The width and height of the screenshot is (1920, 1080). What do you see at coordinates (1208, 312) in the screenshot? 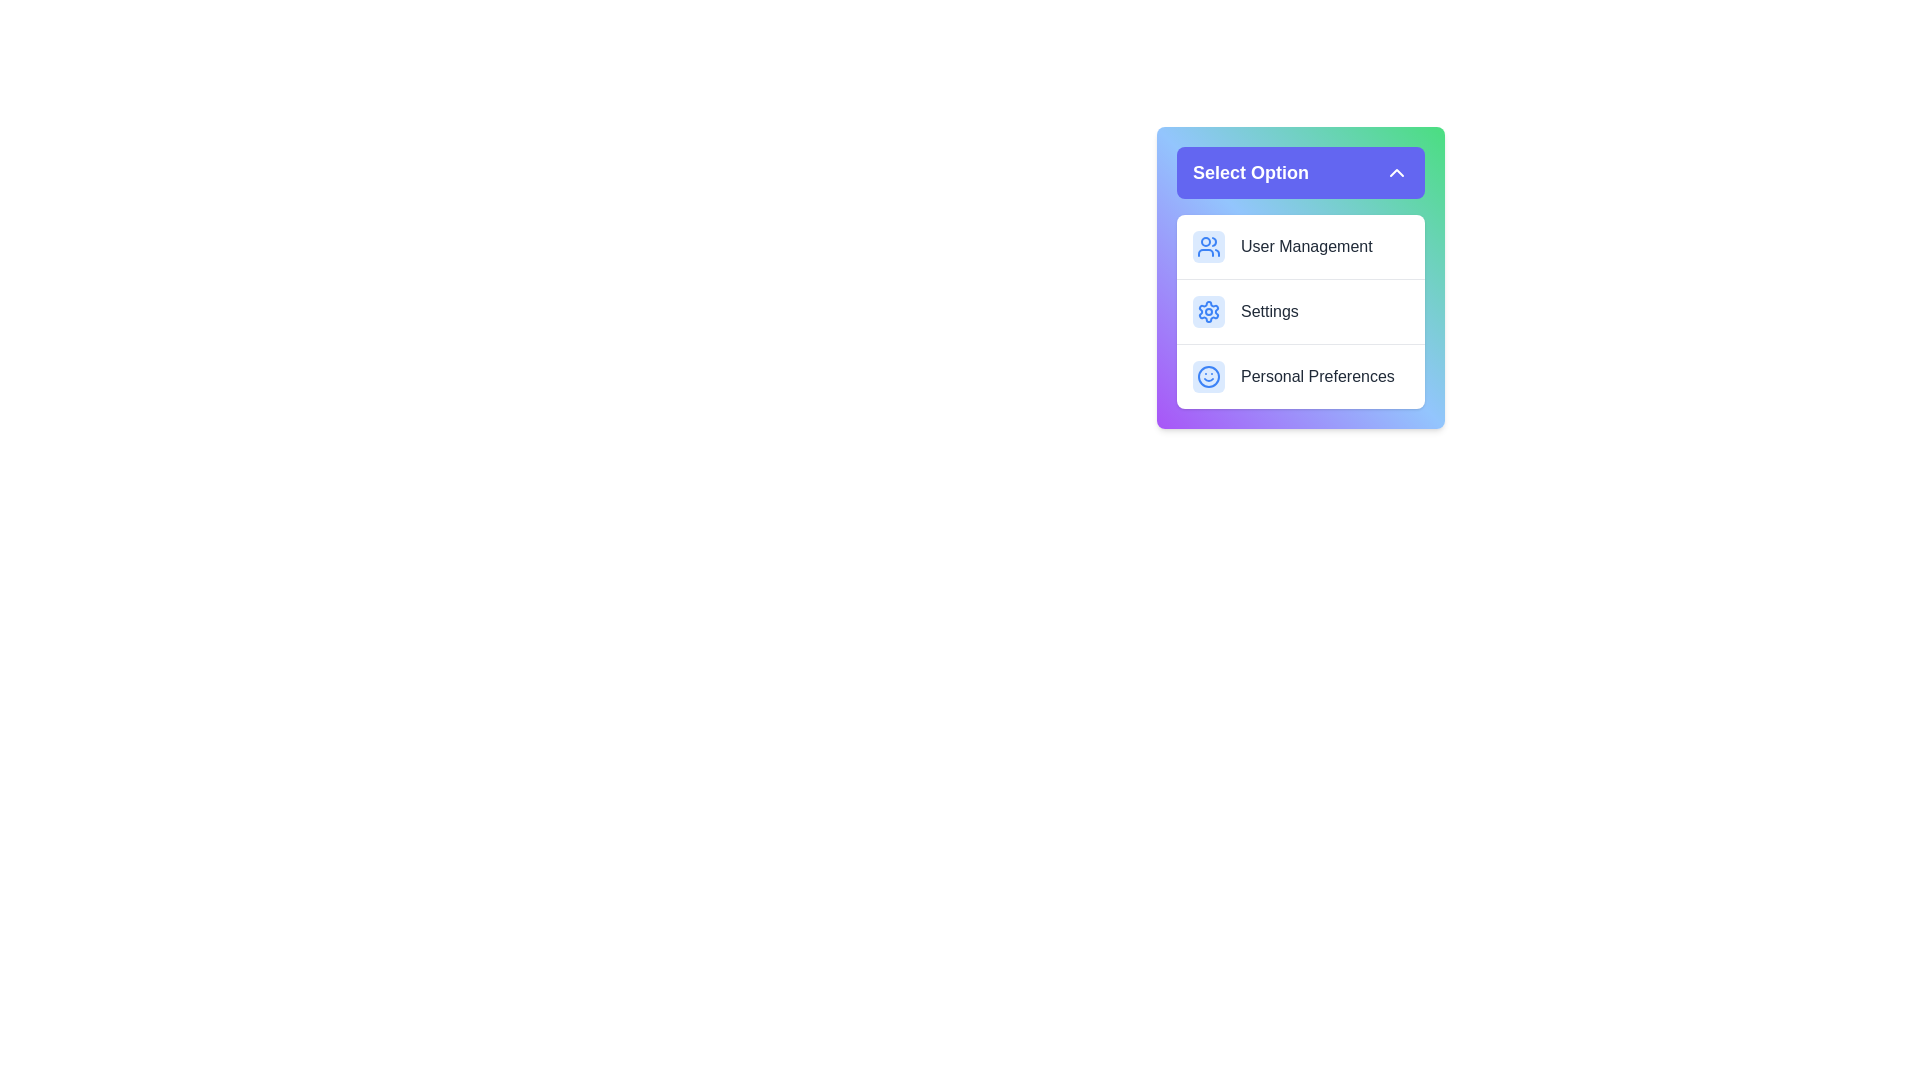
I see `the gear icon representing the settings option` at bounding box center [1208, 312].